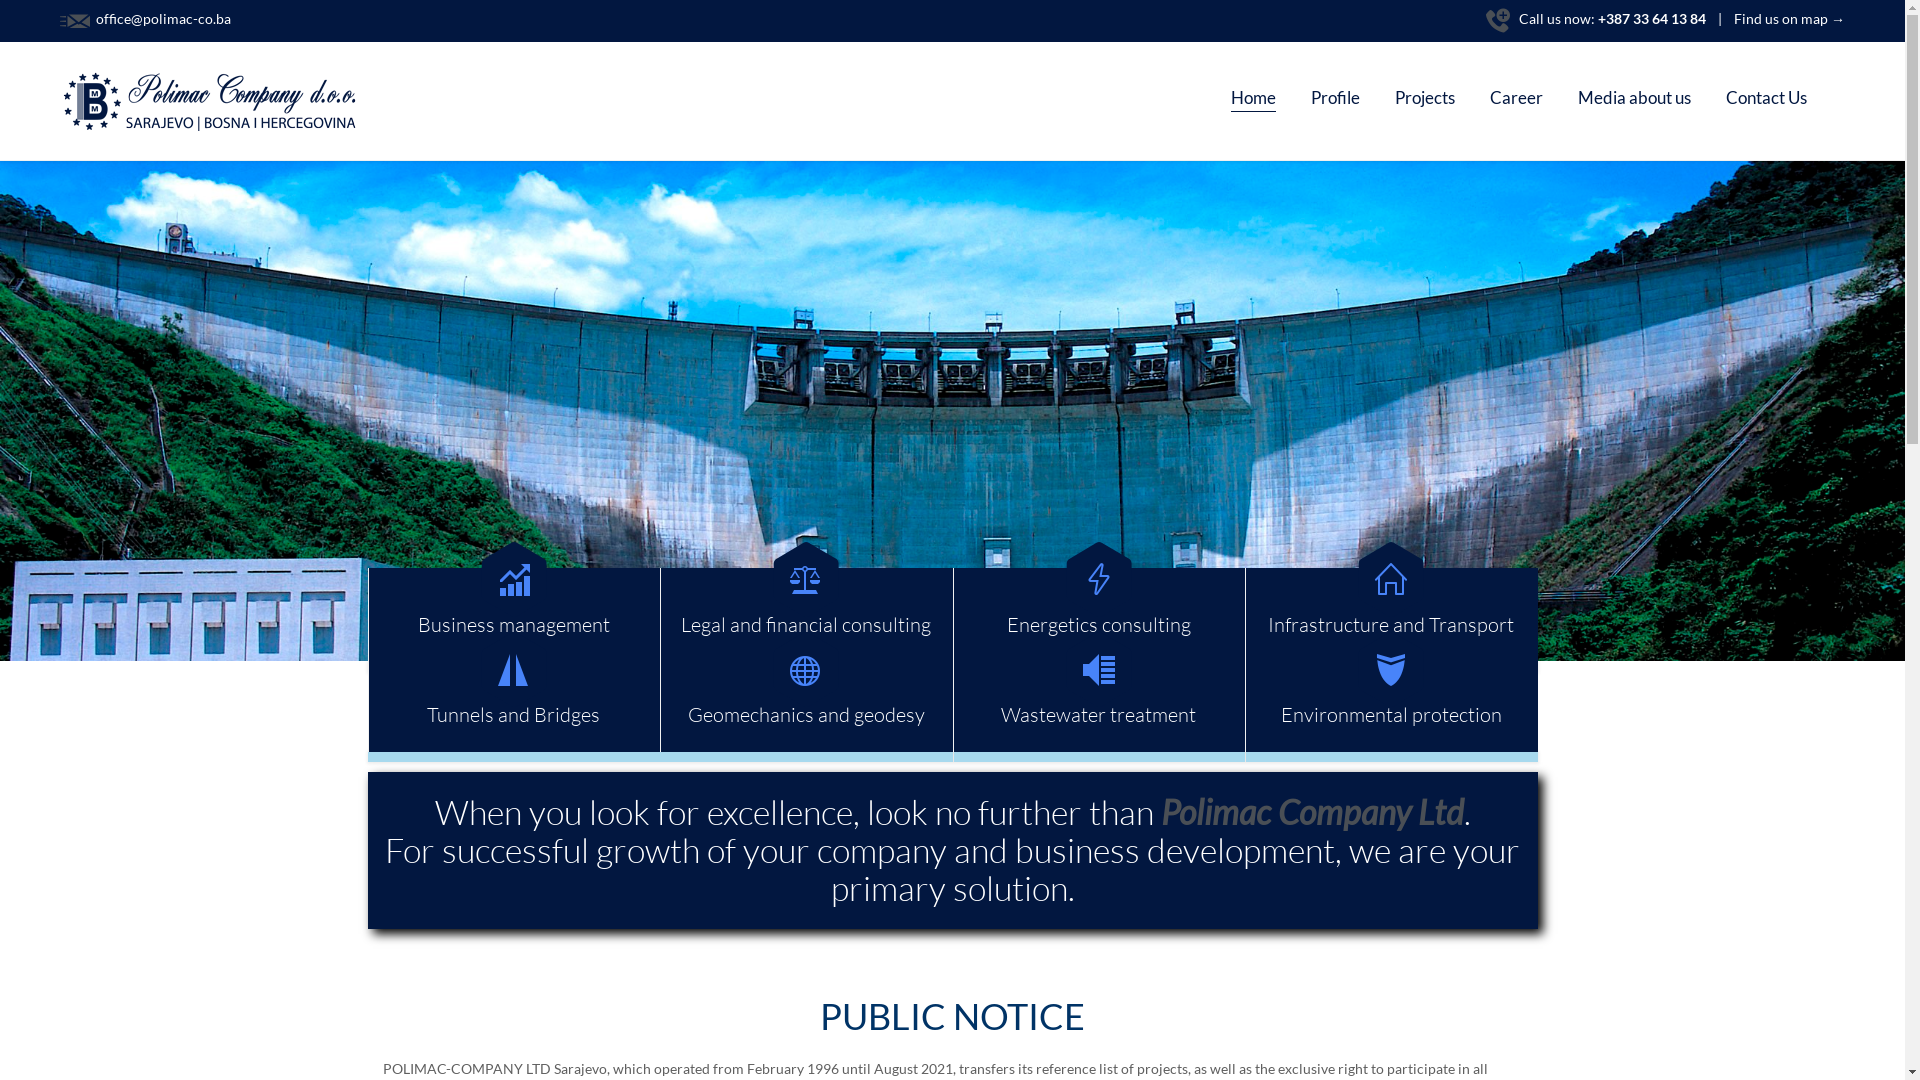 The image size is (1920, 1080). What do you see at coordinates (1766, 100) in the screenshot?
I see `'Contact Us'` at bounding box center [1766, 100].